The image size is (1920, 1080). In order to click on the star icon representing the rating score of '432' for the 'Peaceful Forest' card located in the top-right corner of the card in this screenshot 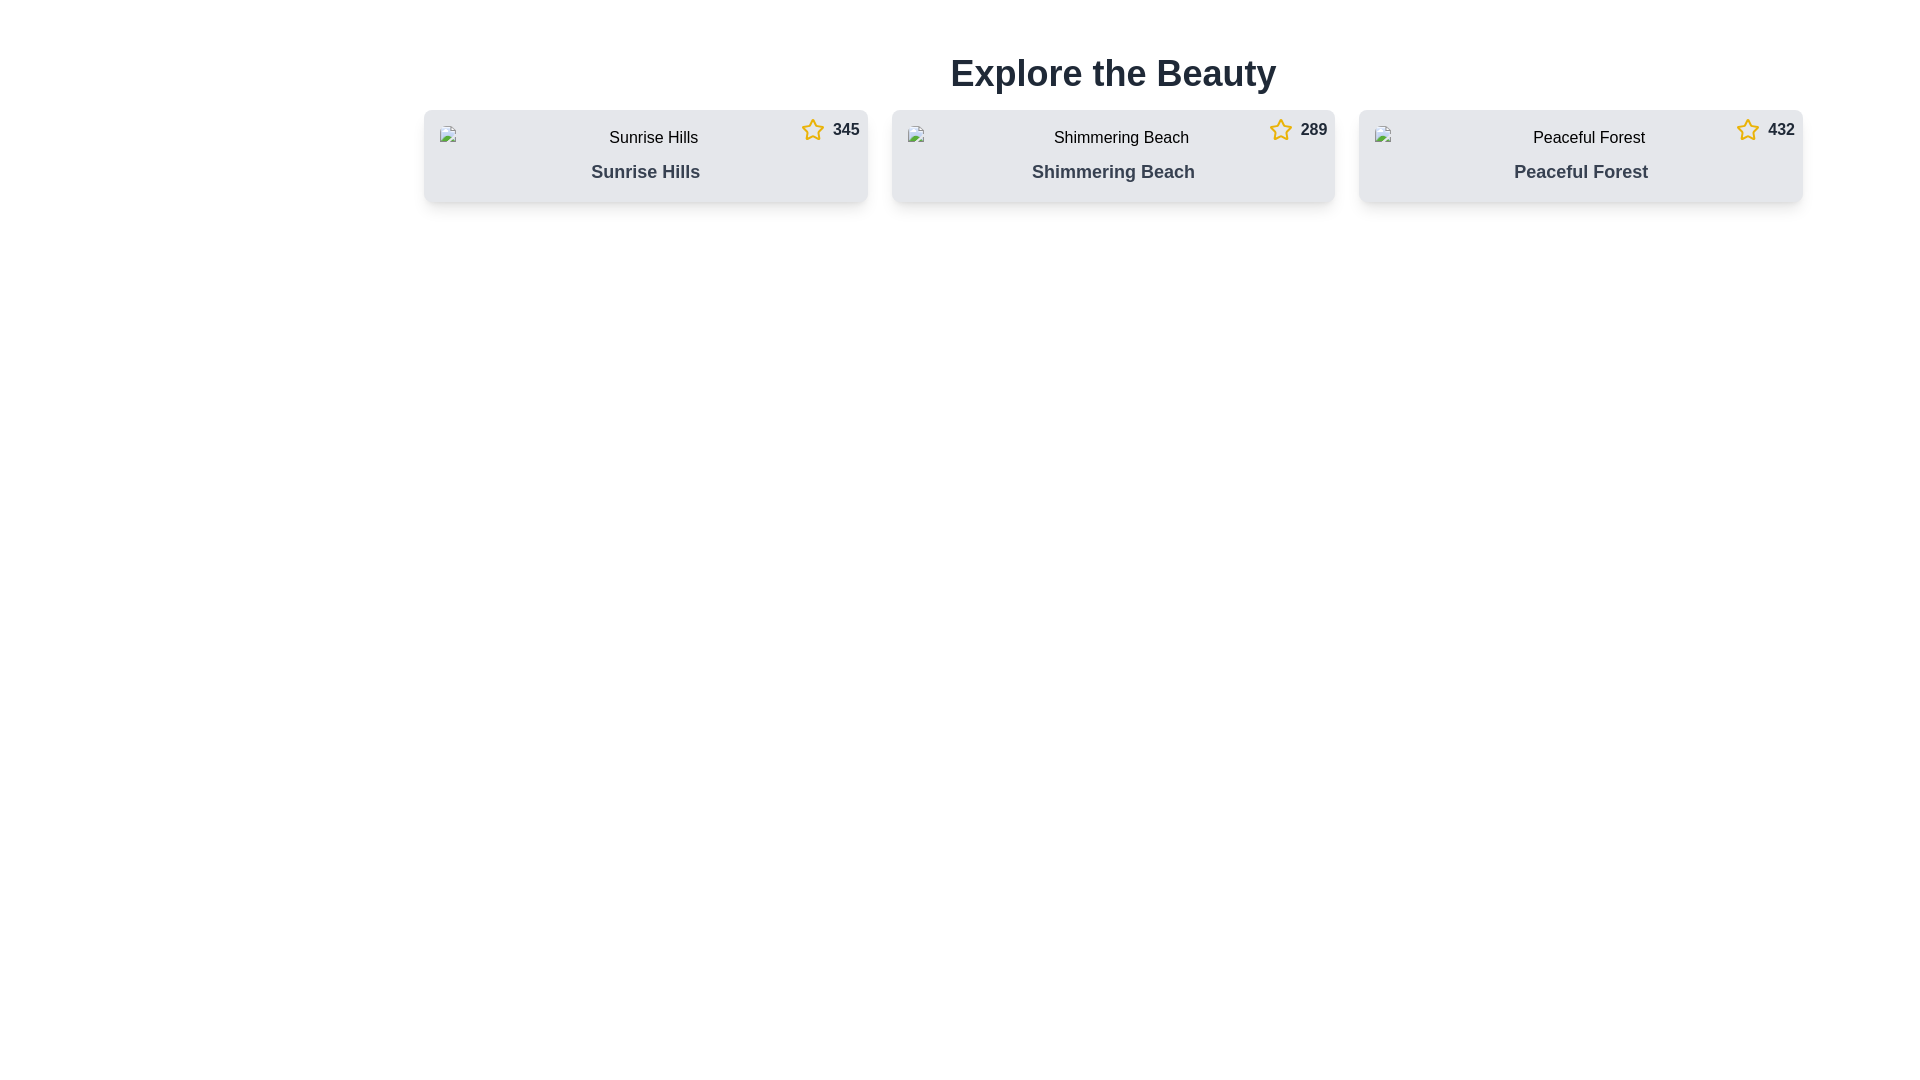, I will do `click(1765, 130)`.